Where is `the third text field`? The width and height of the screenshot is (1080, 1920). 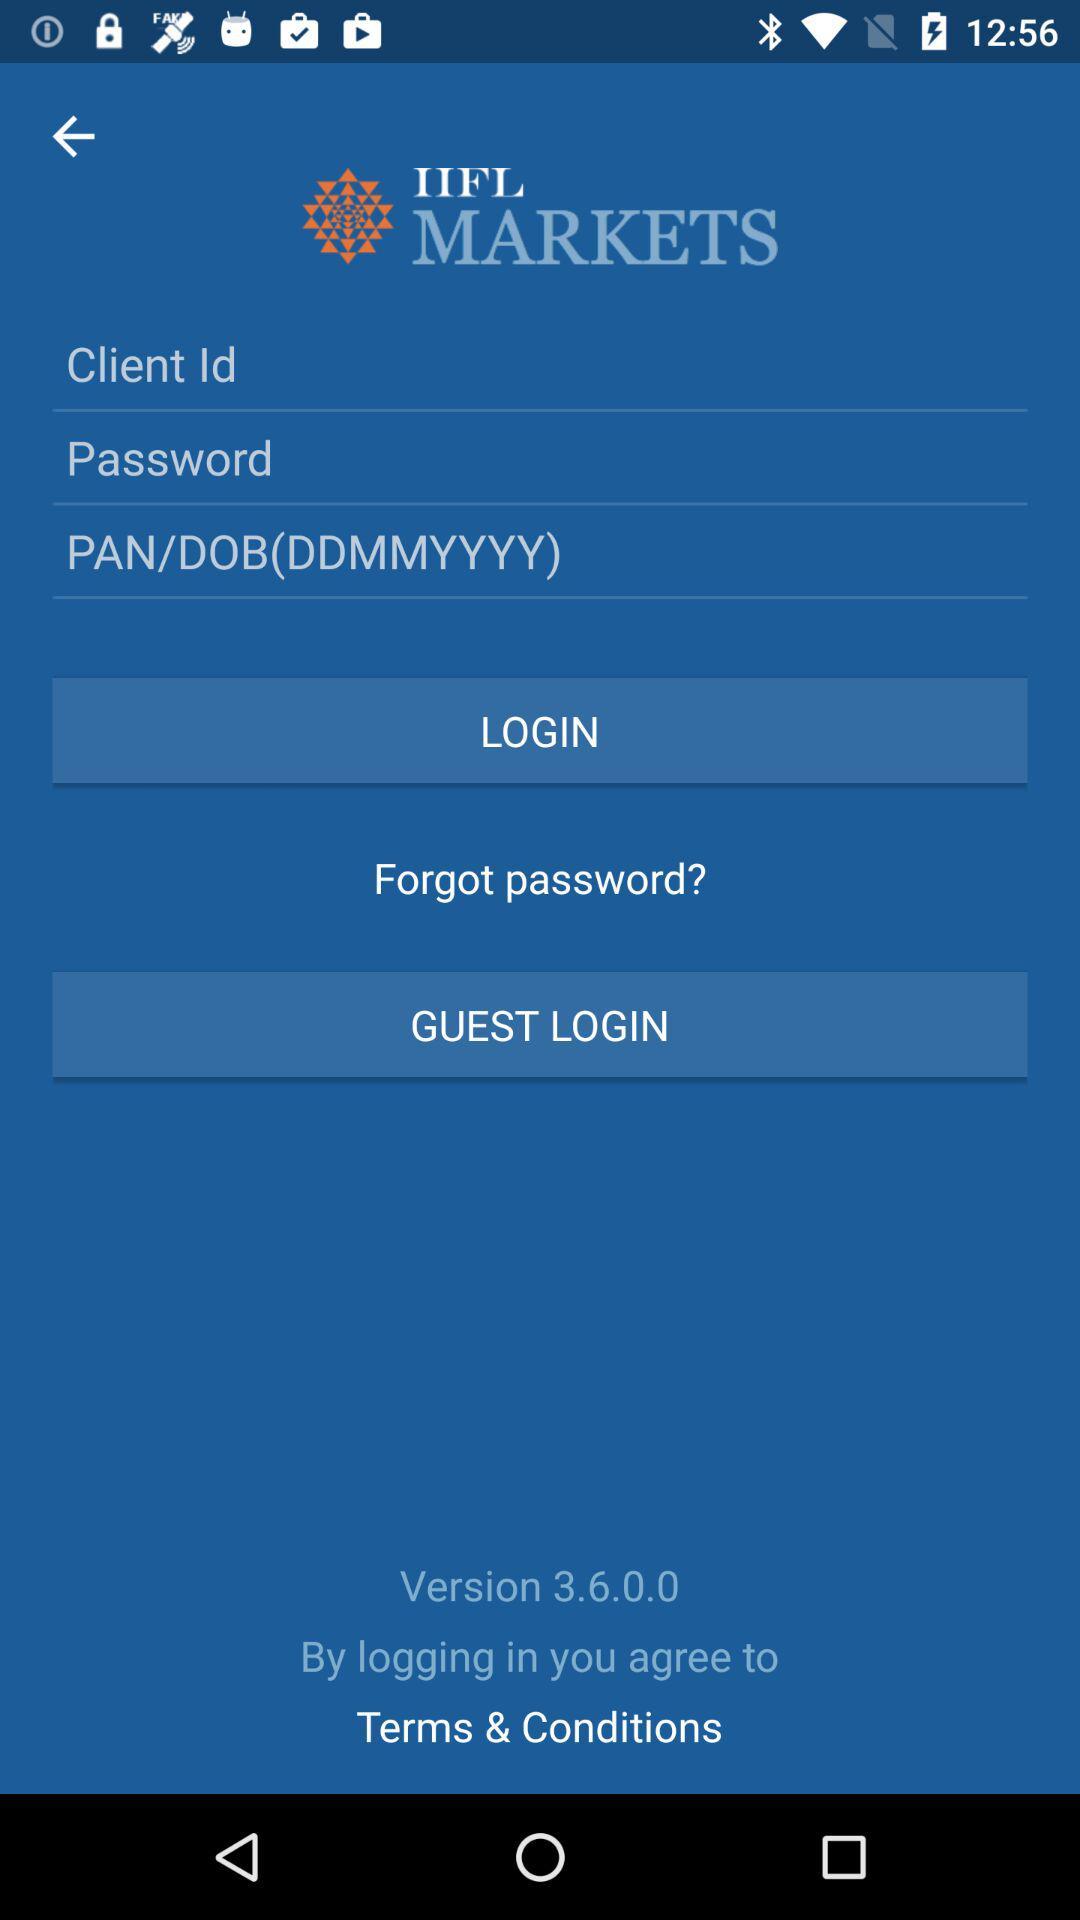
the third text field is located at coordinates (540, 551).